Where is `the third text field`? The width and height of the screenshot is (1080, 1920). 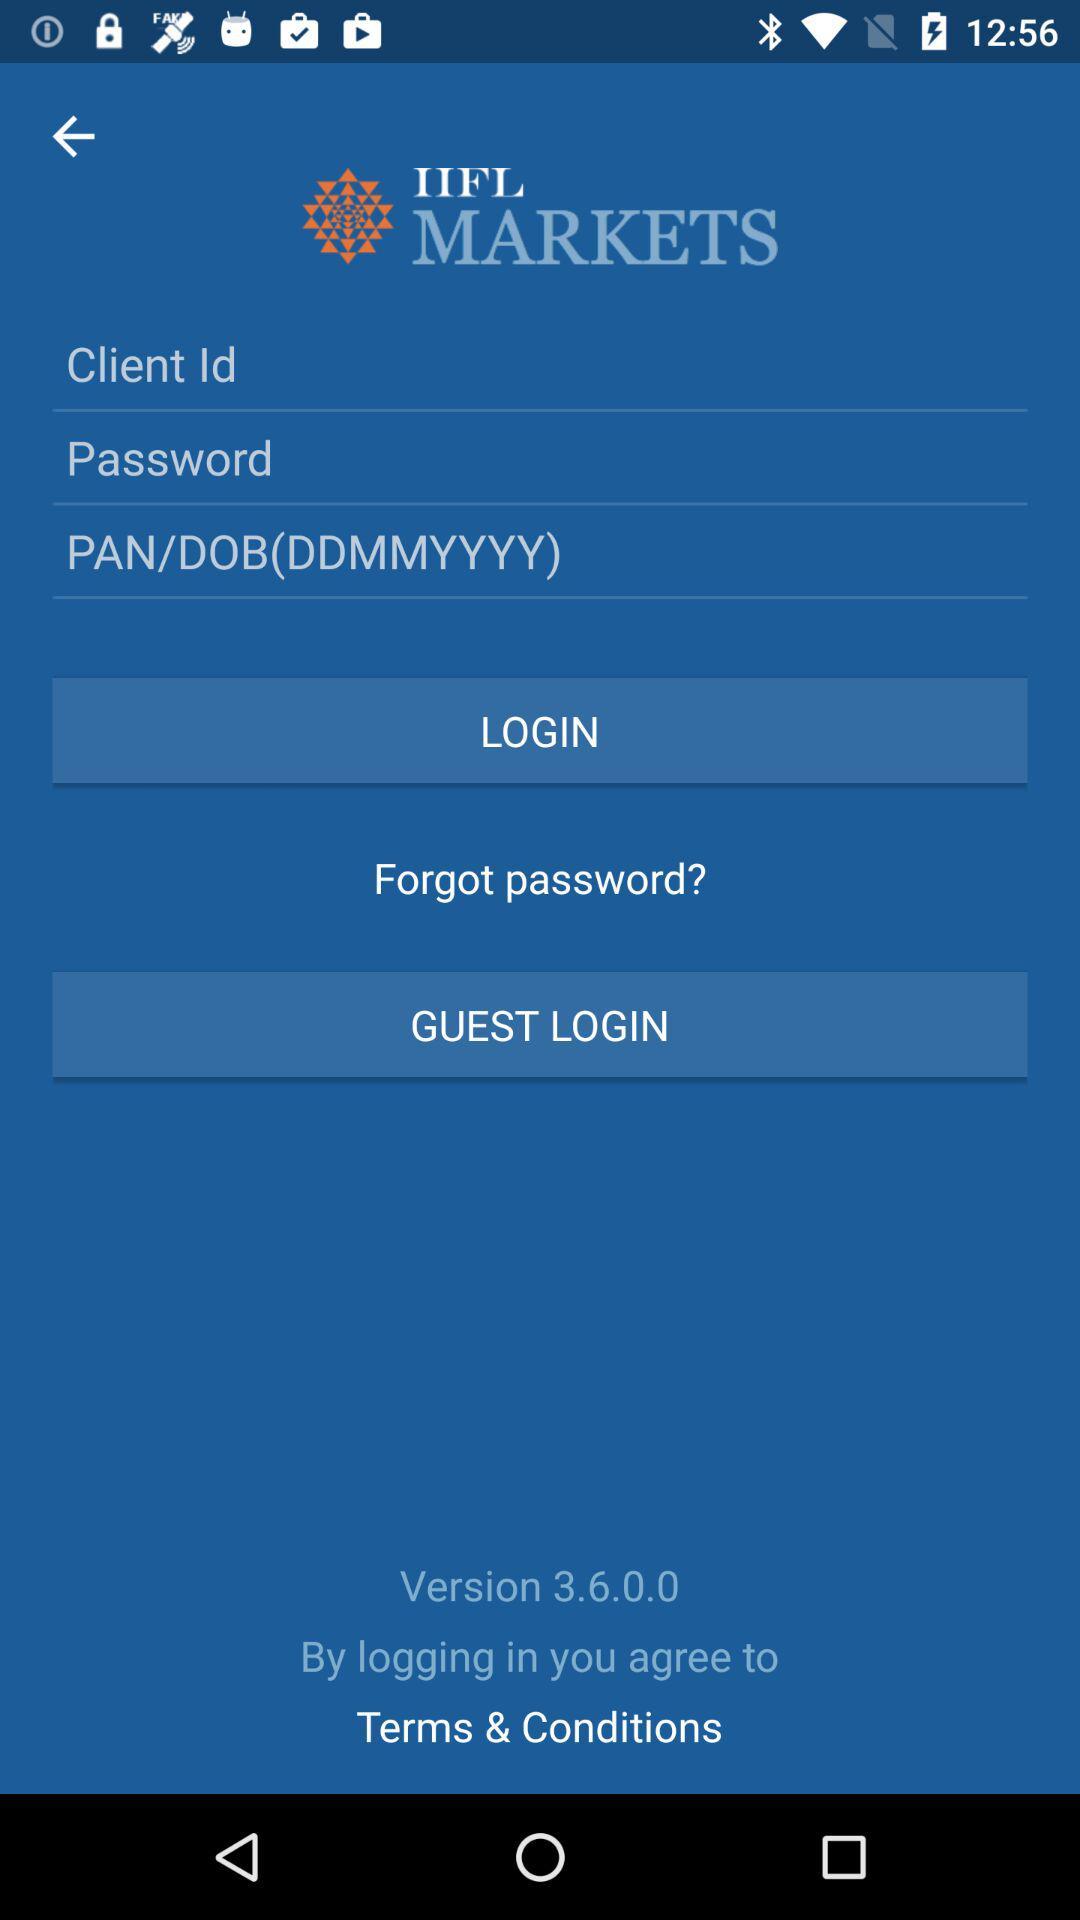
the third text field is located at coordinates (540, 551).